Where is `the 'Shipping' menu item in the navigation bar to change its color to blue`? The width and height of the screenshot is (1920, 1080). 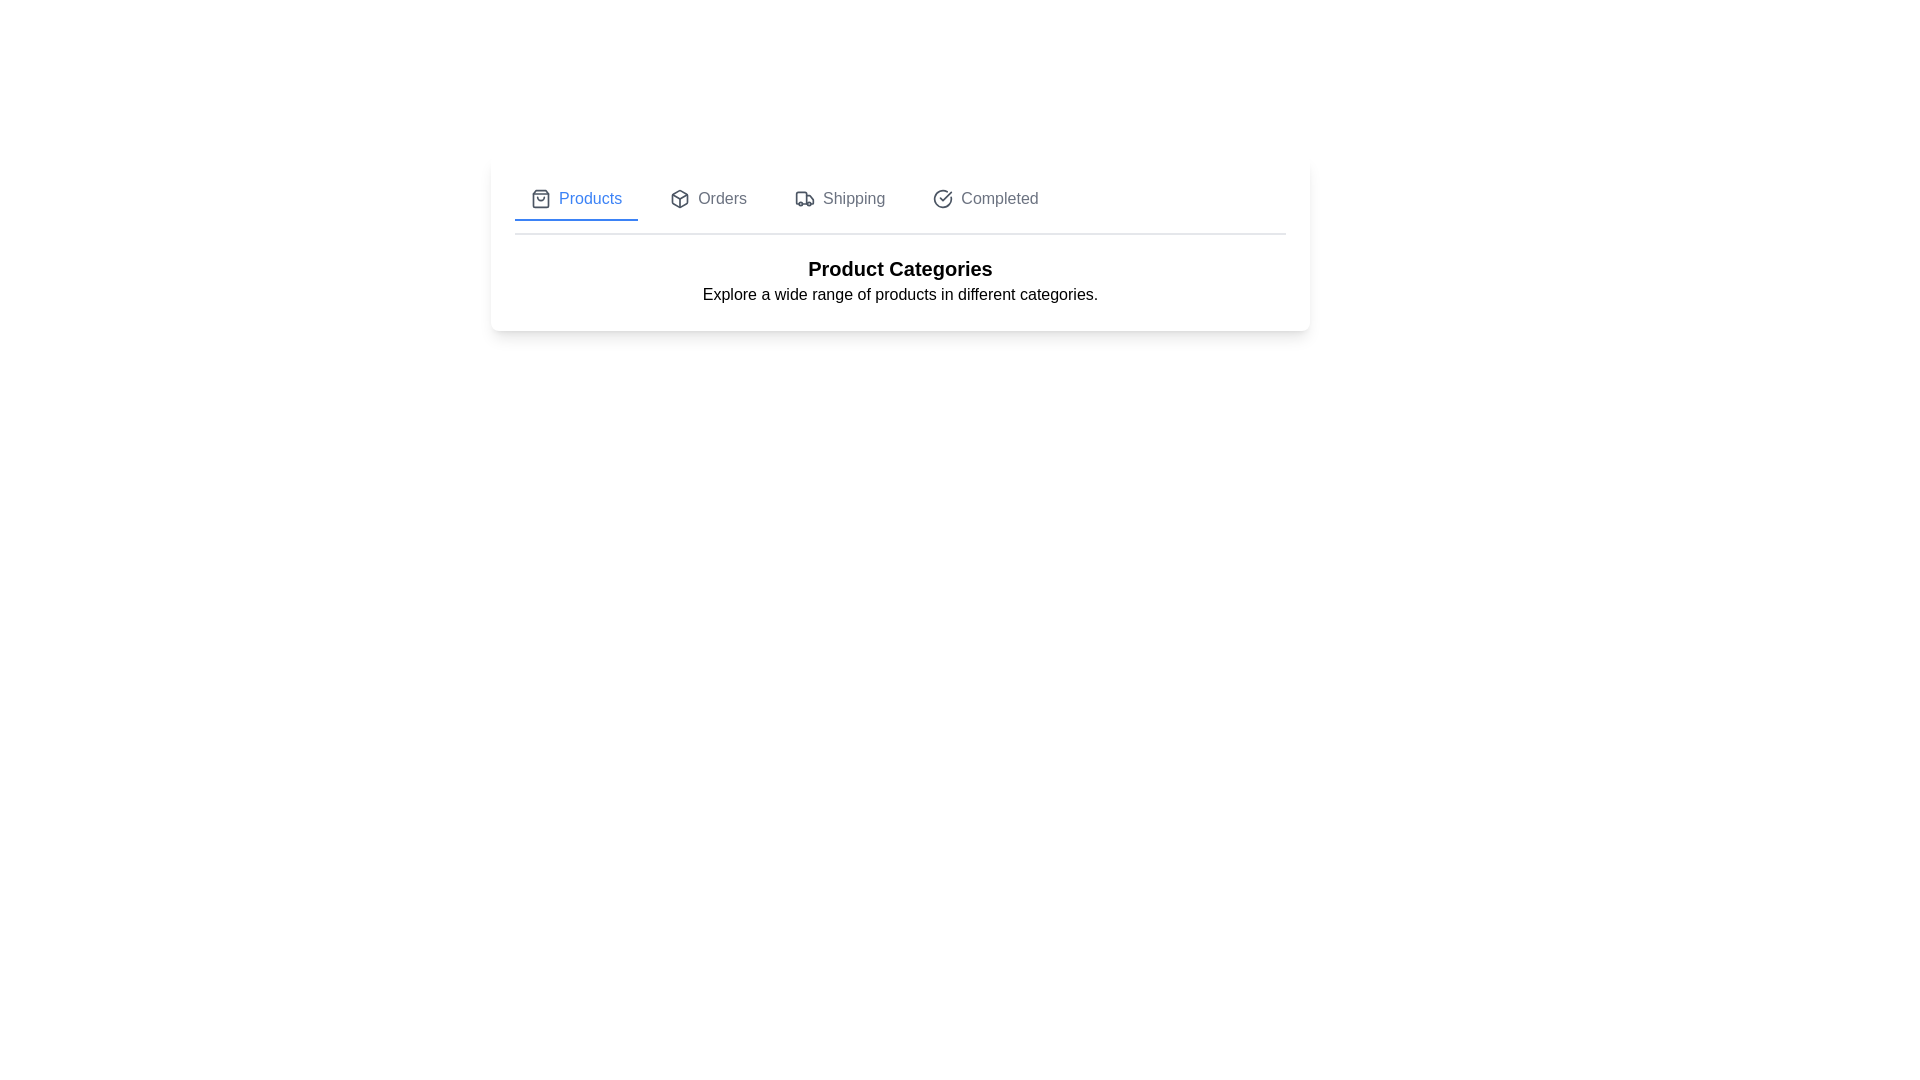 the 'Shipping' menu item in the navigation bar to change its color to blue is located at coordinates (840, 200).